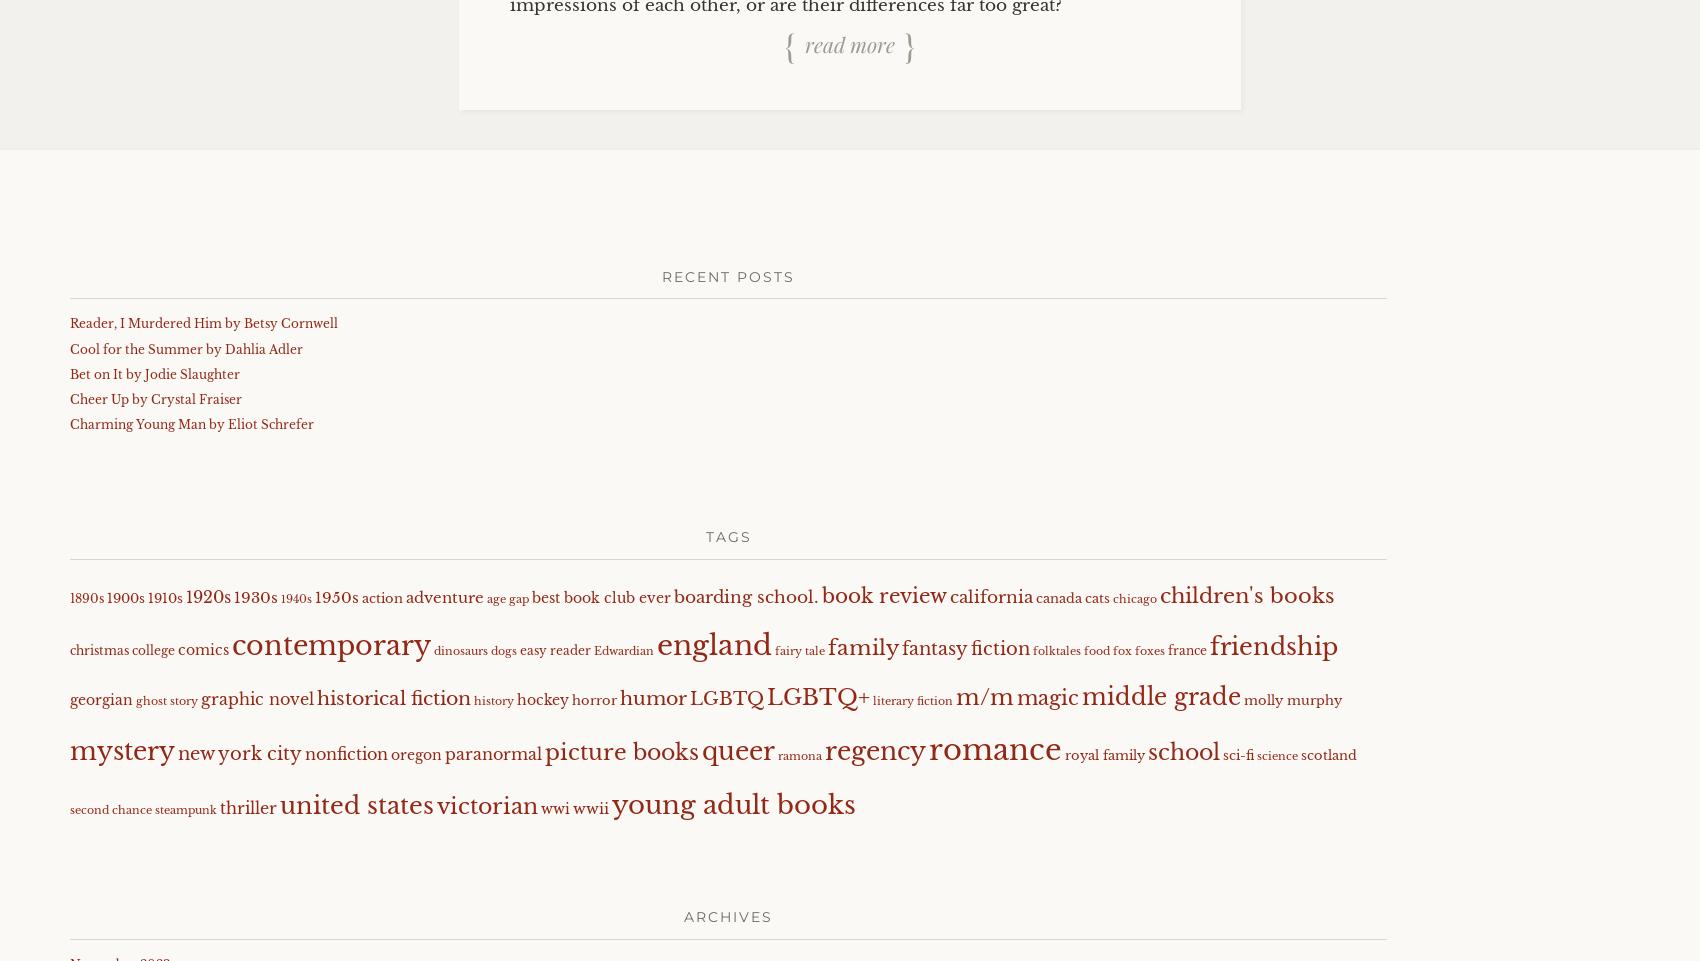  I want to click on 'best book club ever', so click(600, 597).